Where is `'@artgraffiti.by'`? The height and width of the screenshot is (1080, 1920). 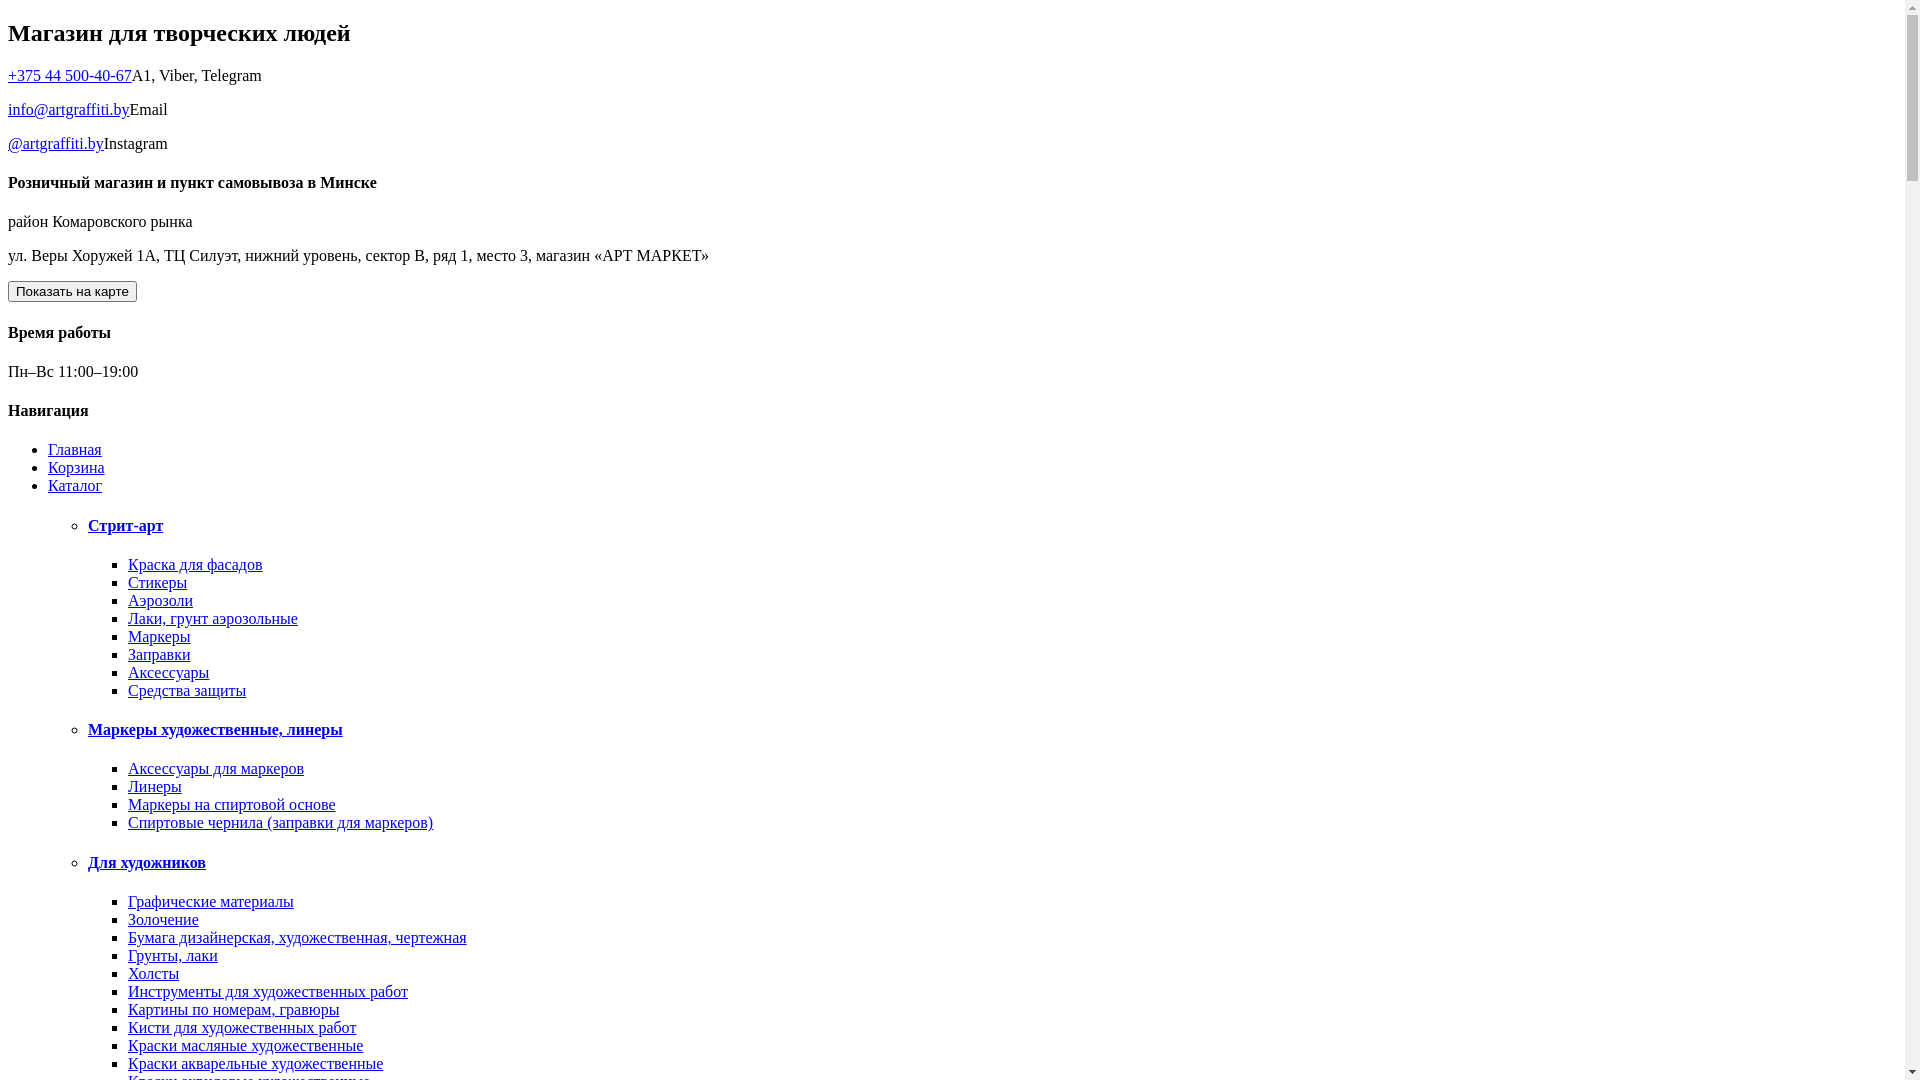
'@artgraffiti.by' is located at coordinates (56, 142).